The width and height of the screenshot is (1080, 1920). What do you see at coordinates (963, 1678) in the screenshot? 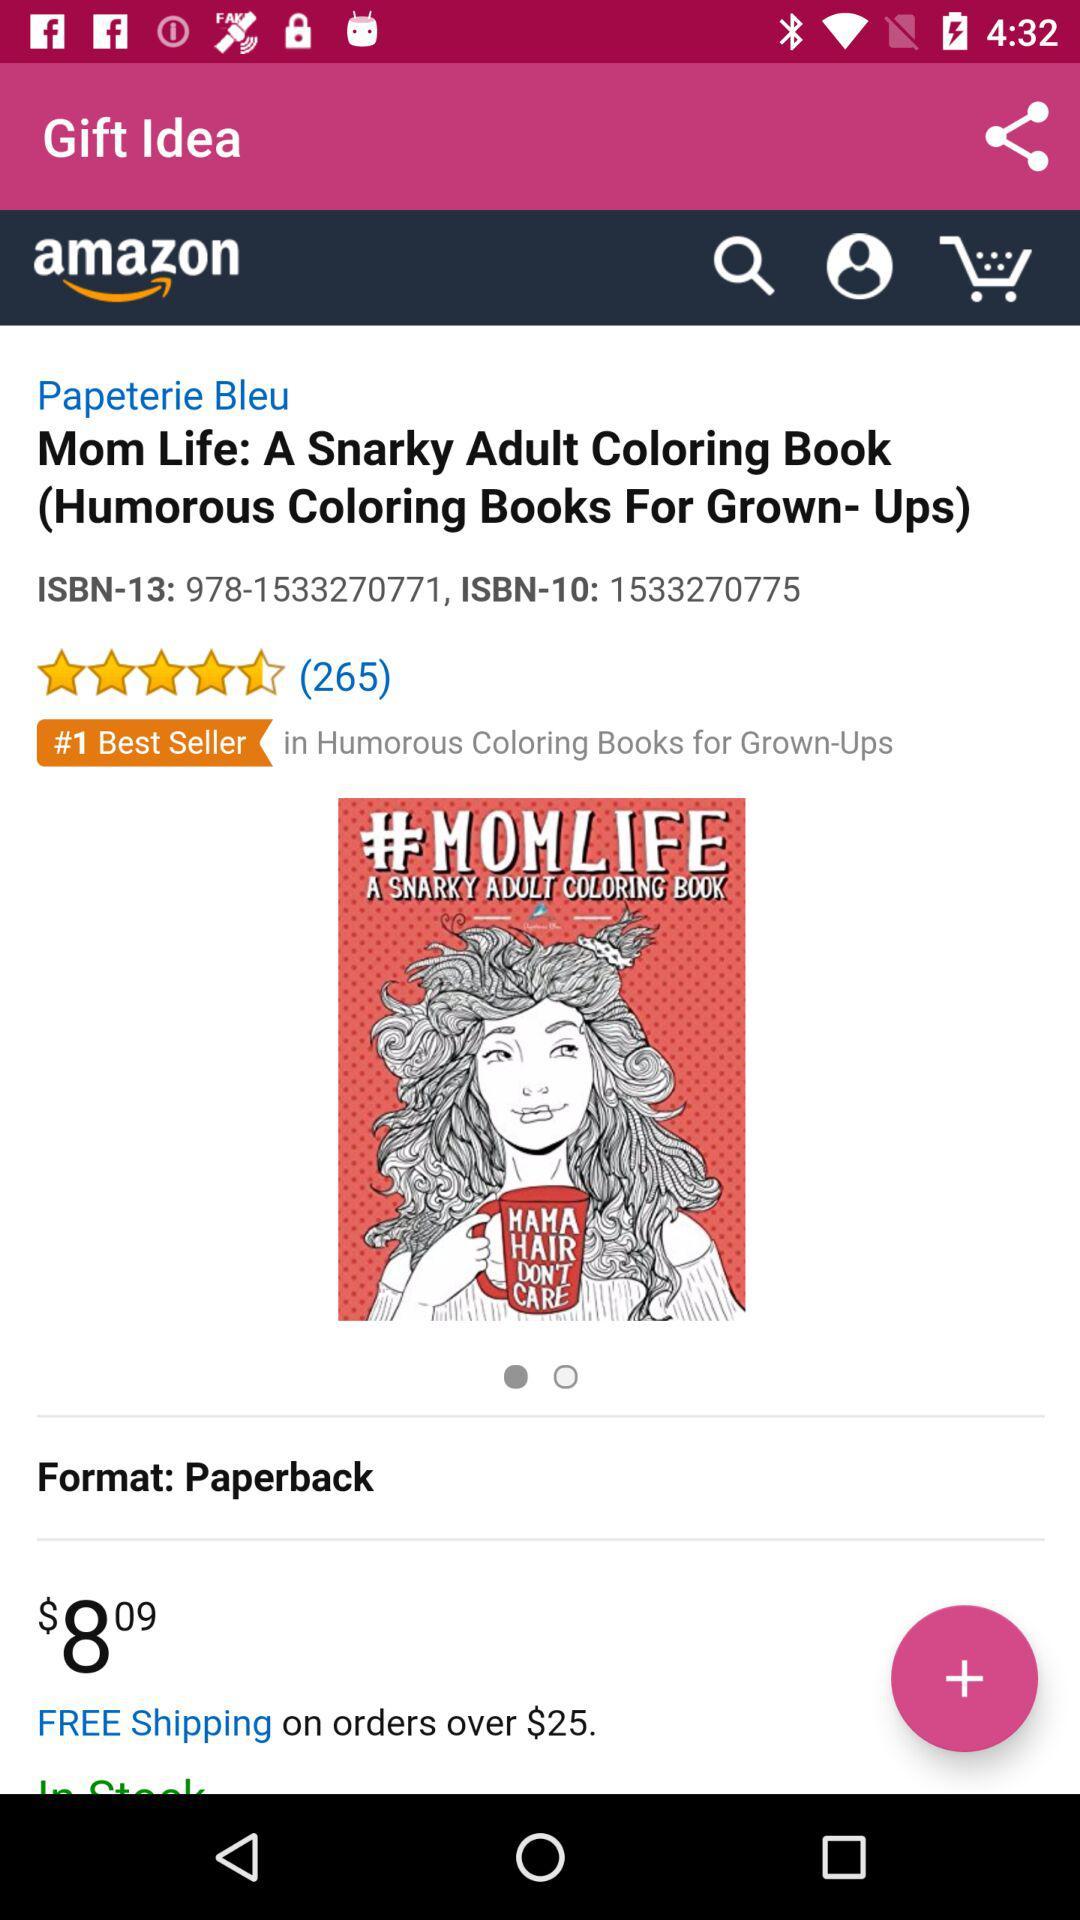
I see `the add icon` at bounding box center [963, 1678].